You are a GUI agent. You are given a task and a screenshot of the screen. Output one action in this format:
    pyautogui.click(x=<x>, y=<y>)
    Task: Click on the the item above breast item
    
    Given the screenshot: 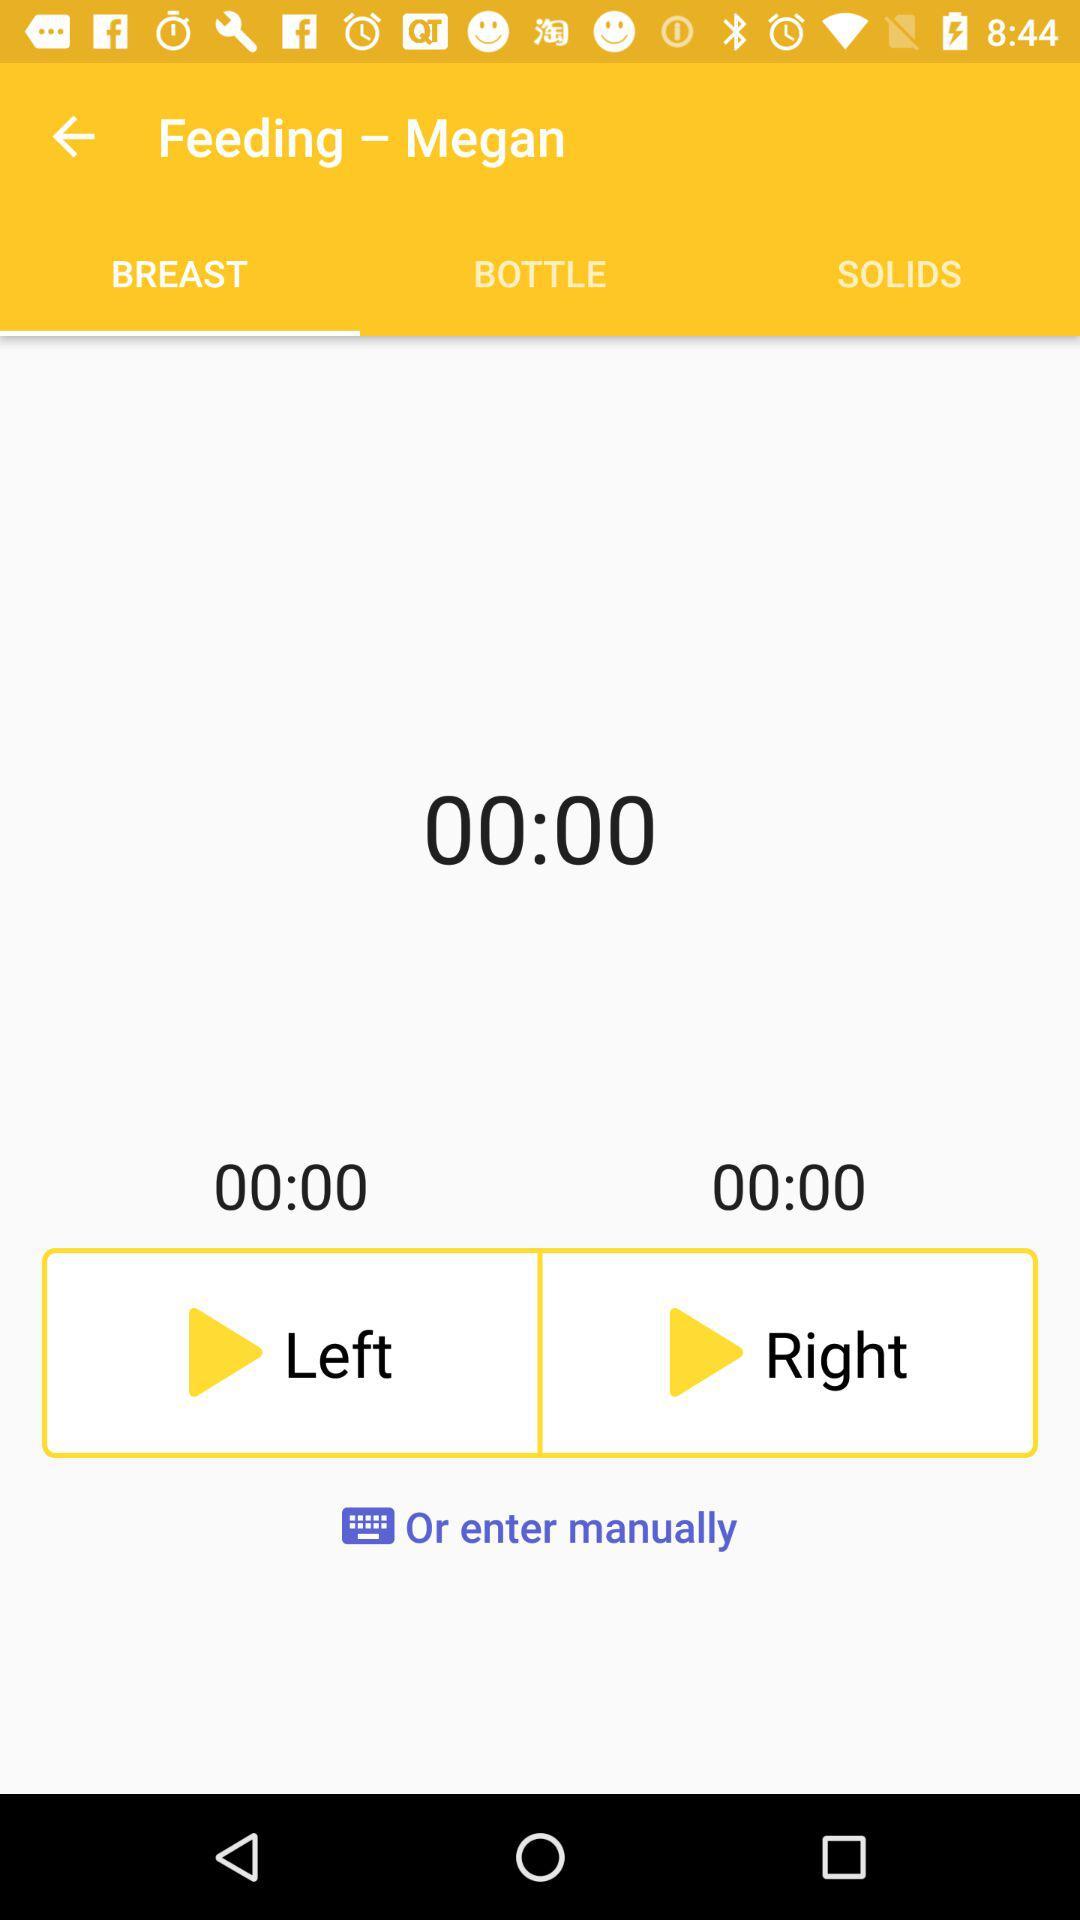 What is the action you would take?
    pyautogui.click(x=72, y=135)
    